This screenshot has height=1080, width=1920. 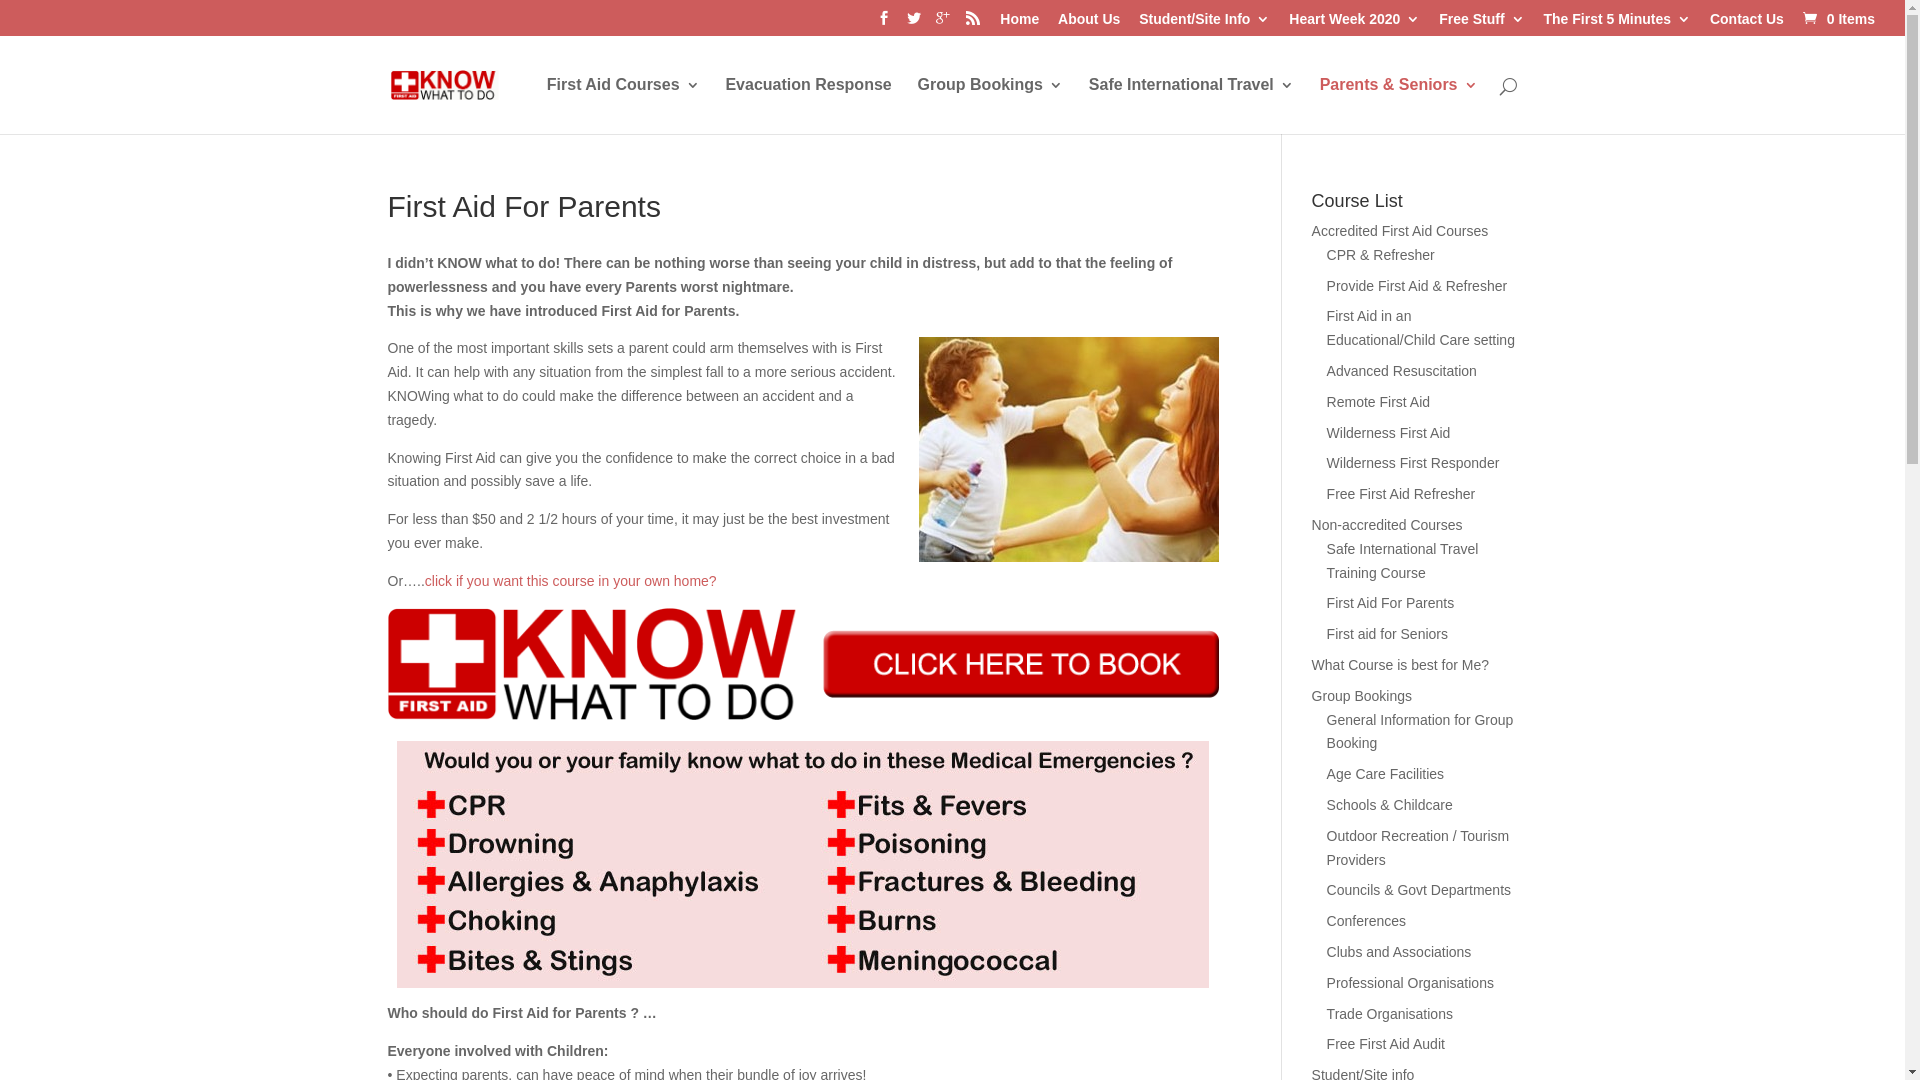 I want to click on 'Parents & Seniors', so click(x=1320, y=105).